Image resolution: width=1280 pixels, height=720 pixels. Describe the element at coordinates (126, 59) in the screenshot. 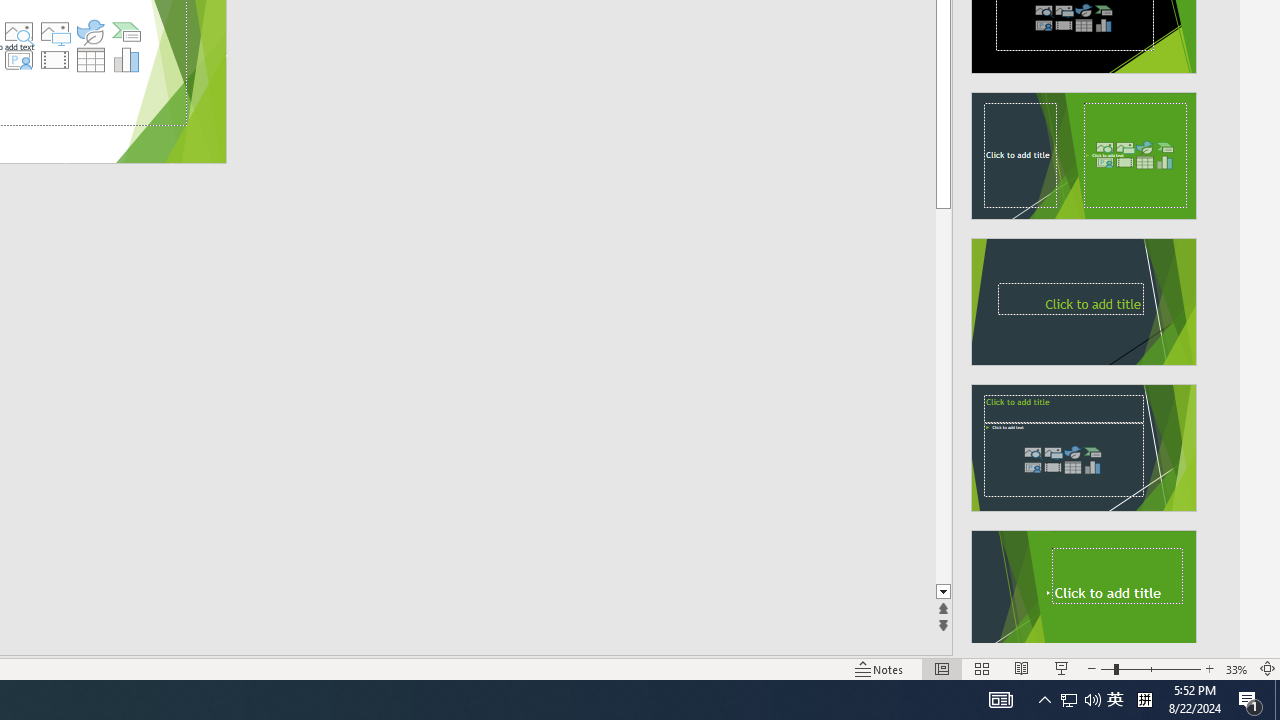

I see `'Insert Chart'` at that location.